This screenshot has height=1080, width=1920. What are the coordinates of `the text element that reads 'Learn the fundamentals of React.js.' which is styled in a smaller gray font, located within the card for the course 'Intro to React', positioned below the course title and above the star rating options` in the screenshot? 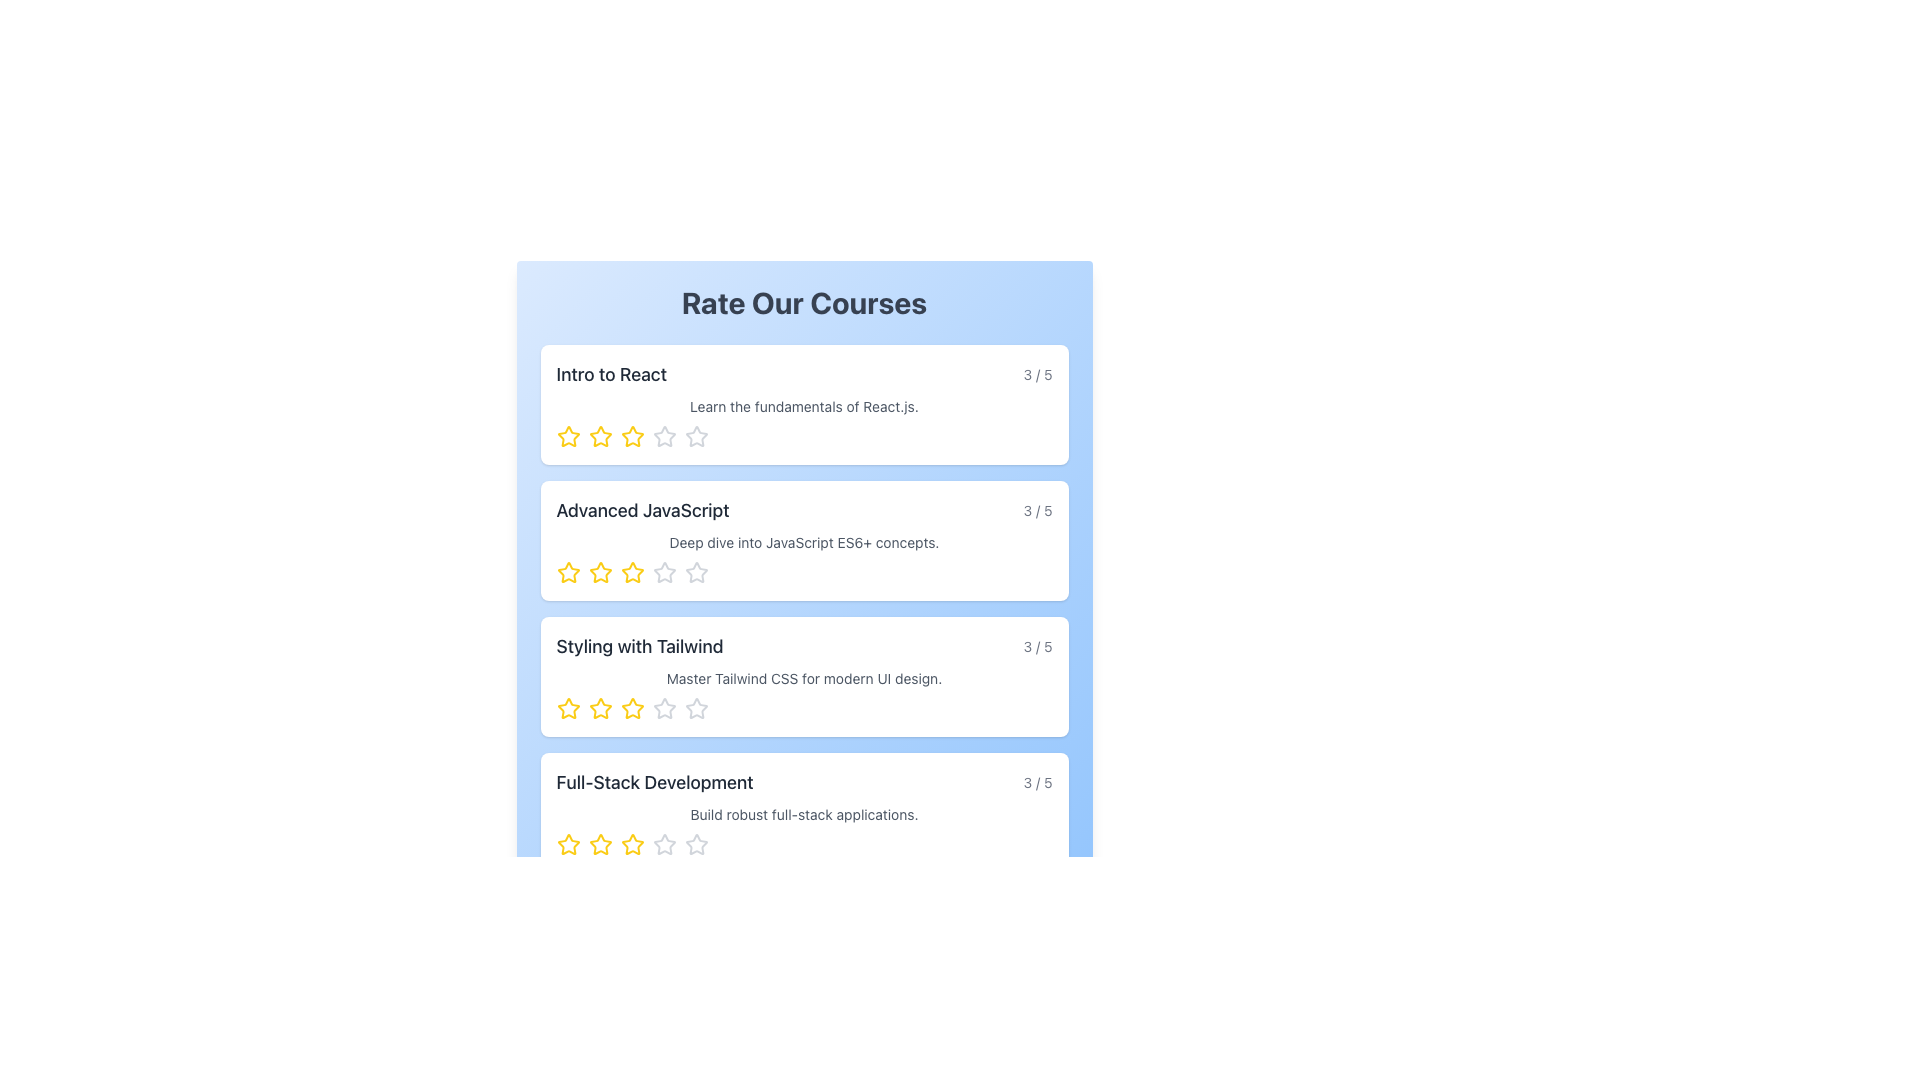 It's located at (804, 406).